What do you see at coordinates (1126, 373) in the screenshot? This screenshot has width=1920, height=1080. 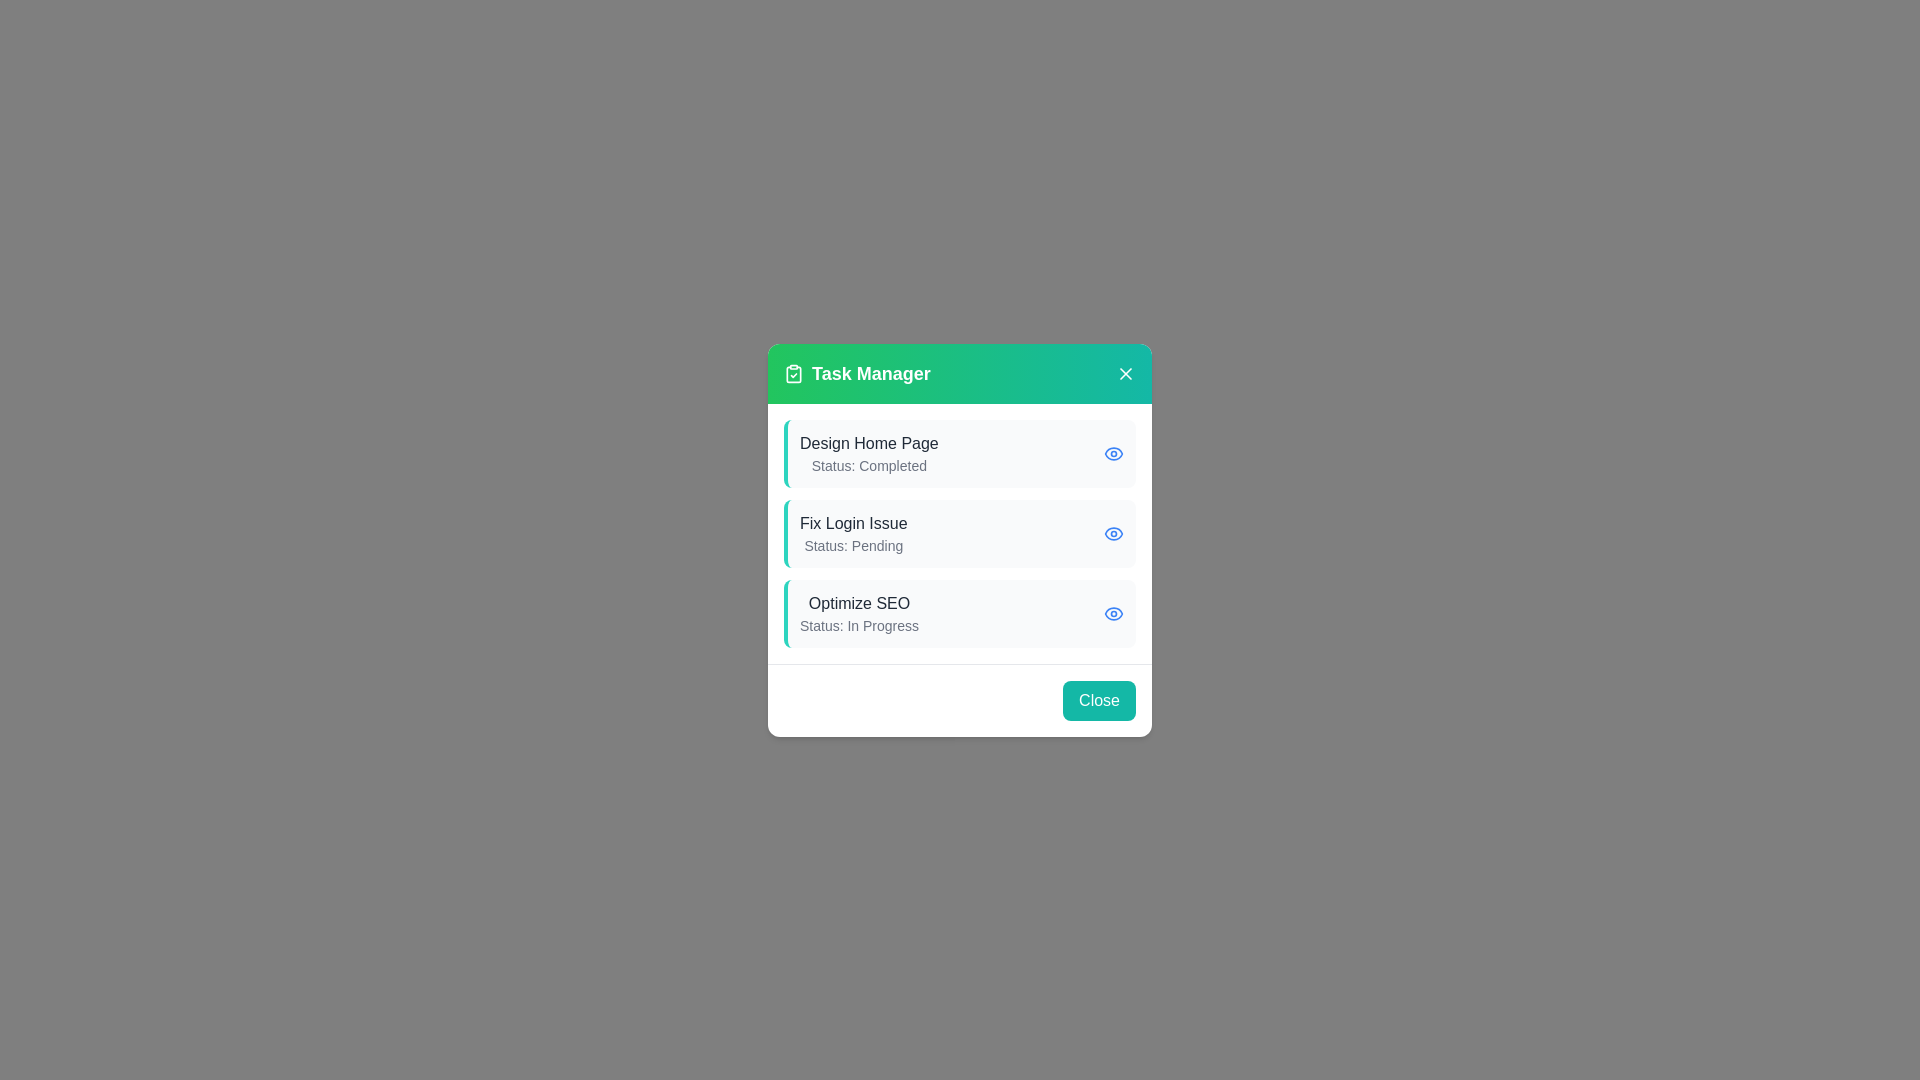 I see `the small 'X' icon button in the upper-right corner of the 'Task Manager' header` at bounding box center [1126, 373].